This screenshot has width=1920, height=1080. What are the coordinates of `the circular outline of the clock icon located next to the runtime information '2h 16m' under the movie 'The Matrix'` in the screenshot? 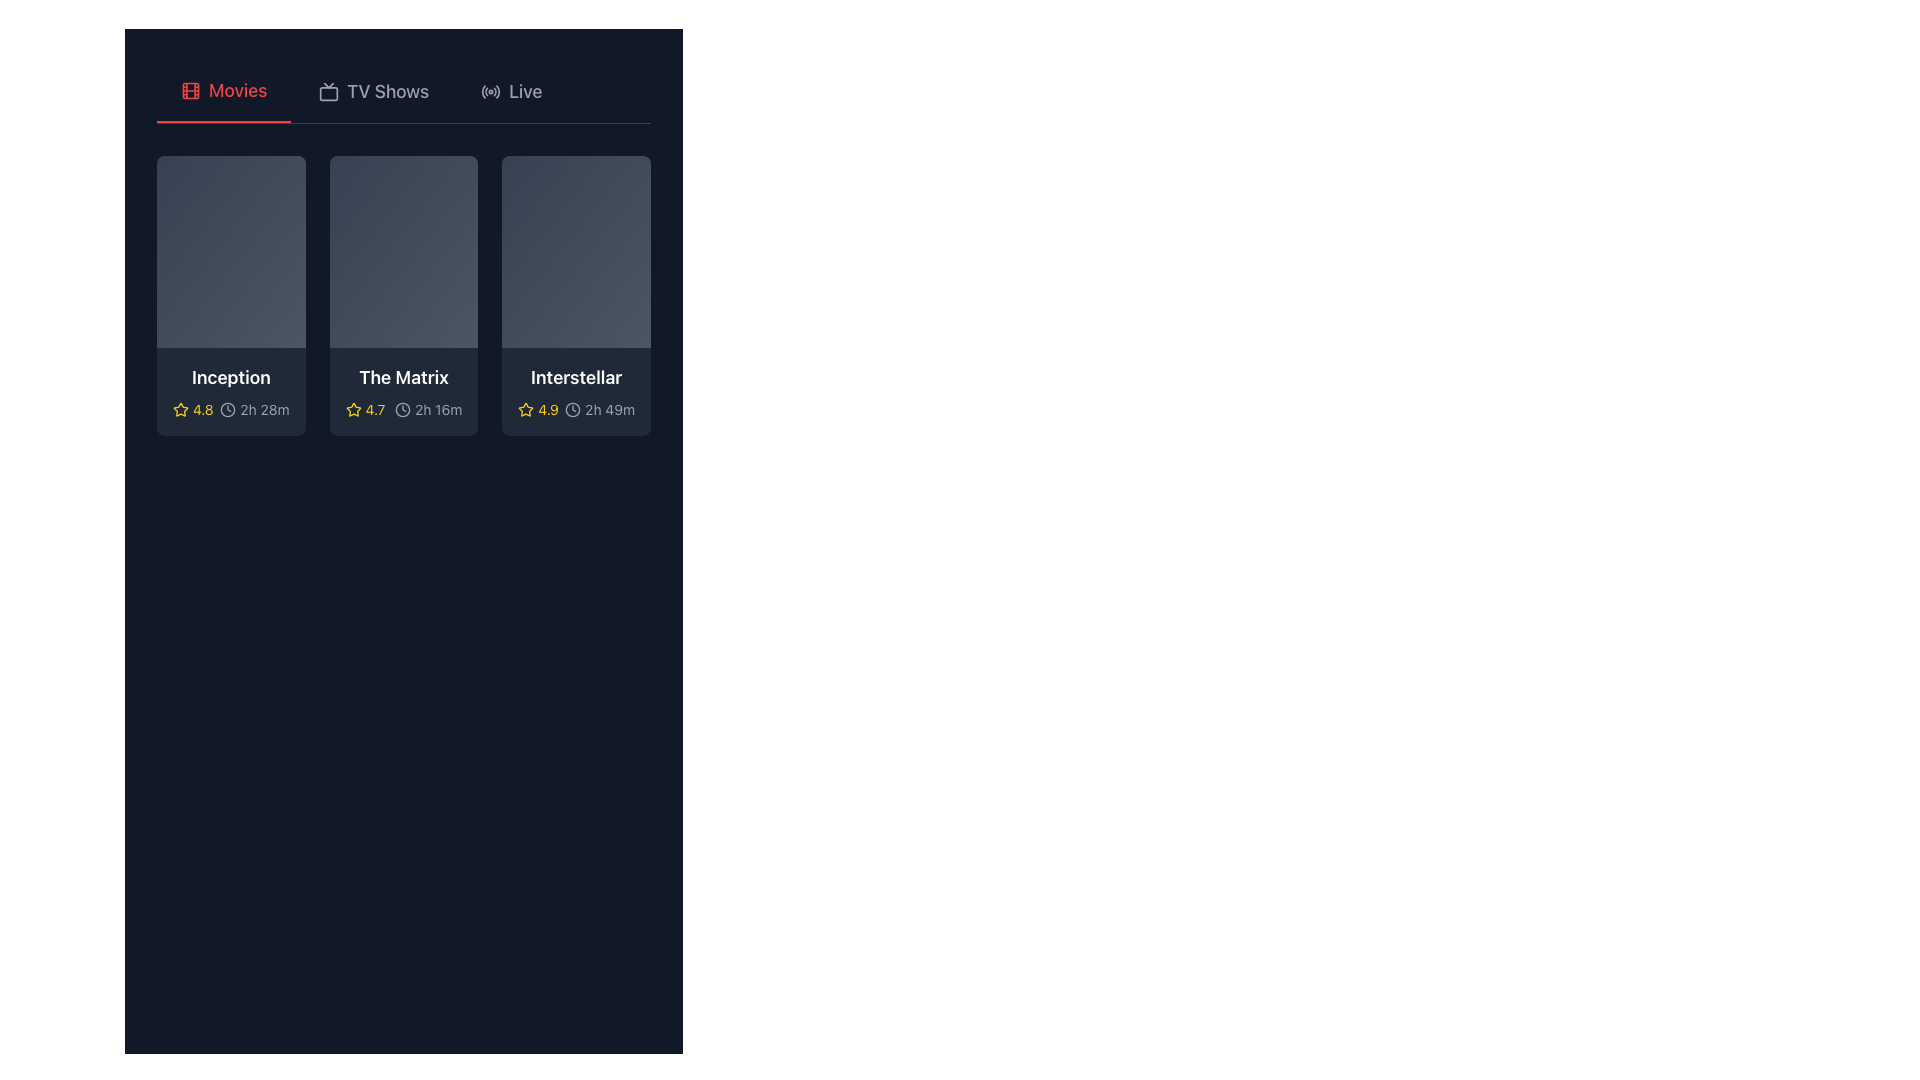 It's located at (402, 408).